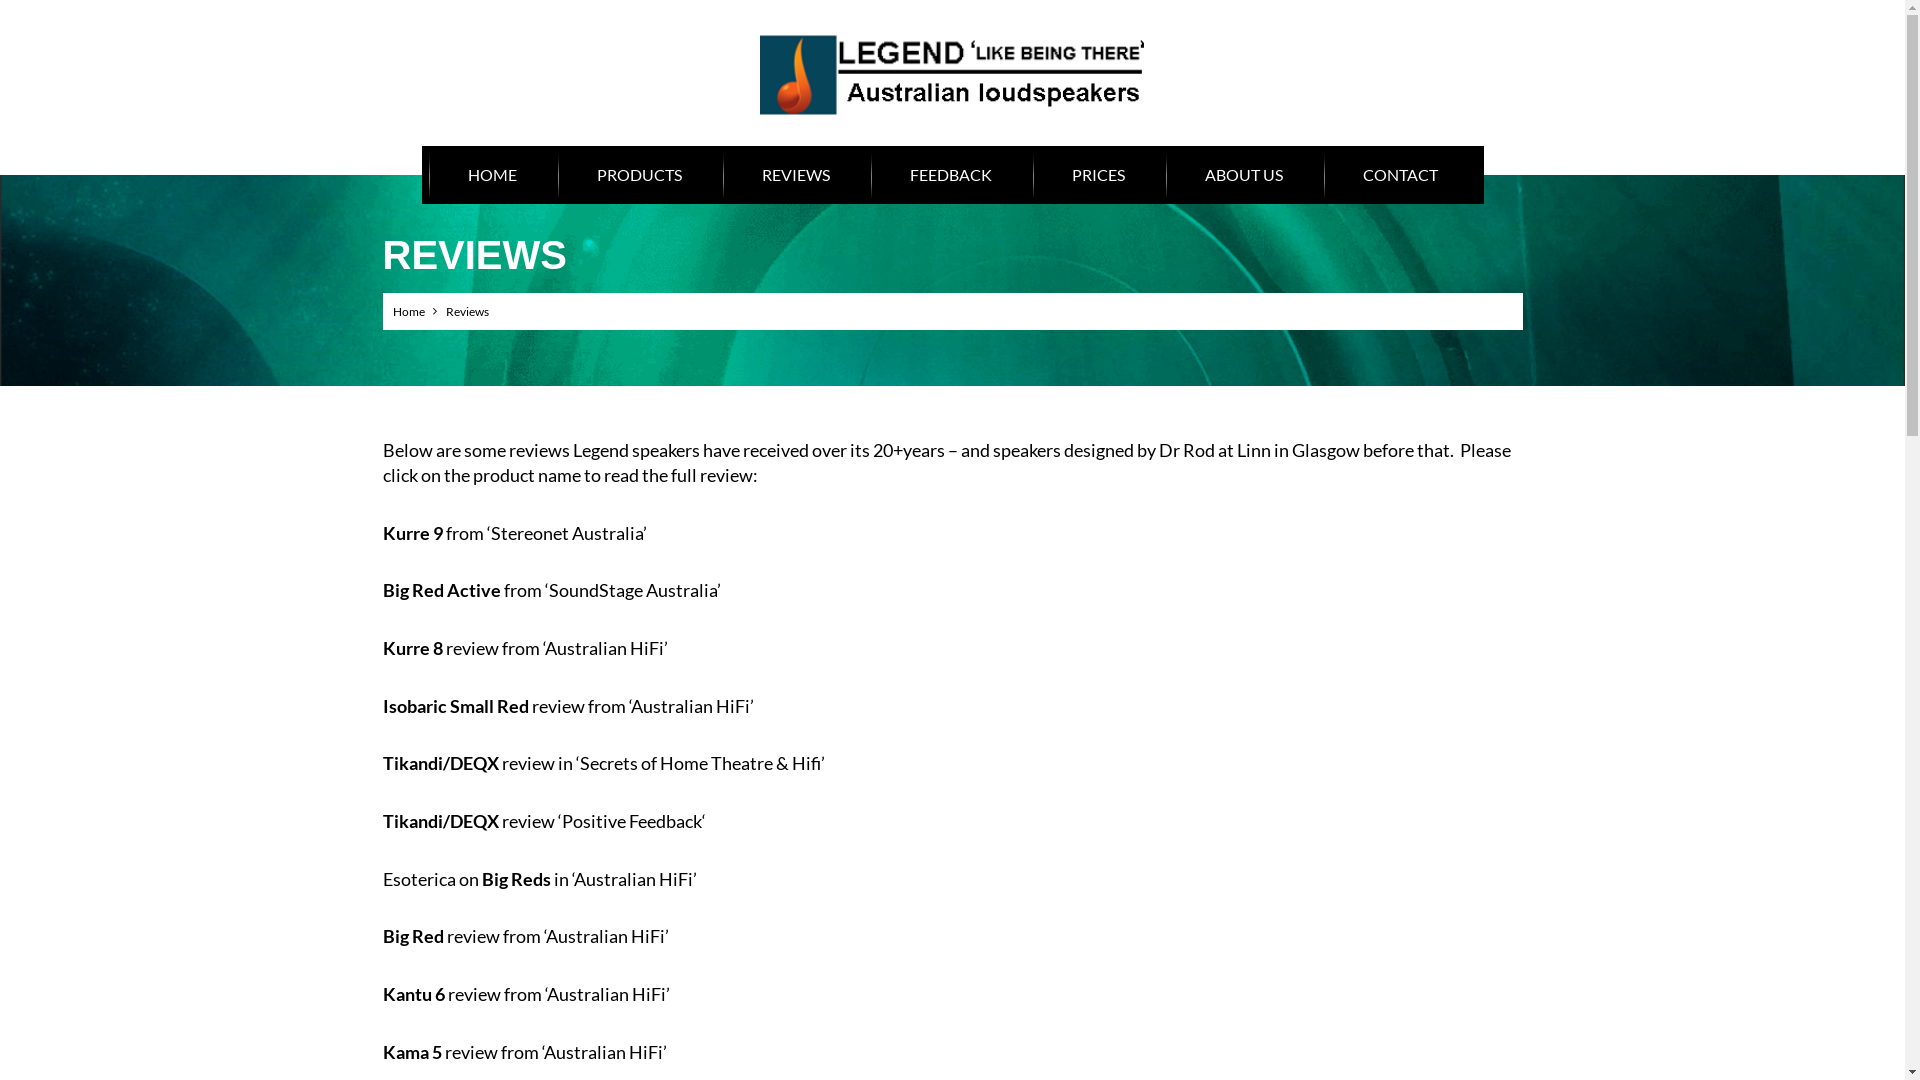 The width and height of the screenshot is (1920, 1080). I want to click on 'REVIEWS', so click(795, 173).